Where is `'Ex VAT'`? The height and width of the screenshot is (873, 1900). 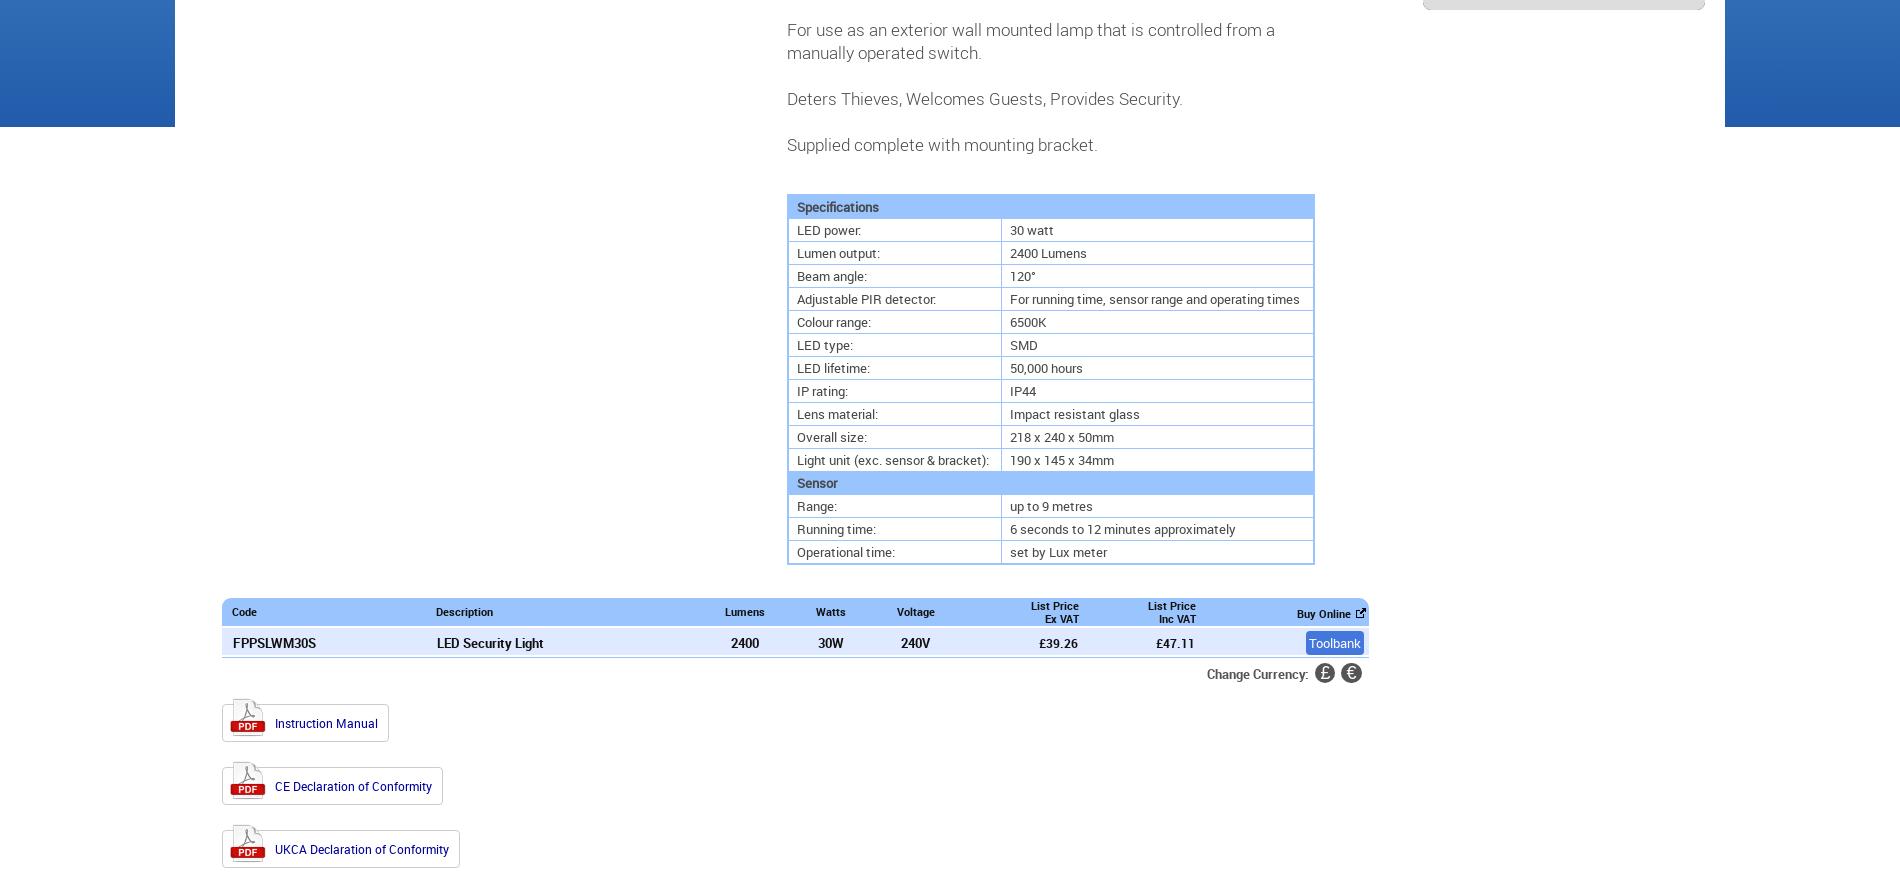
'Ex VAT' is located at coordinates (1044, 617).